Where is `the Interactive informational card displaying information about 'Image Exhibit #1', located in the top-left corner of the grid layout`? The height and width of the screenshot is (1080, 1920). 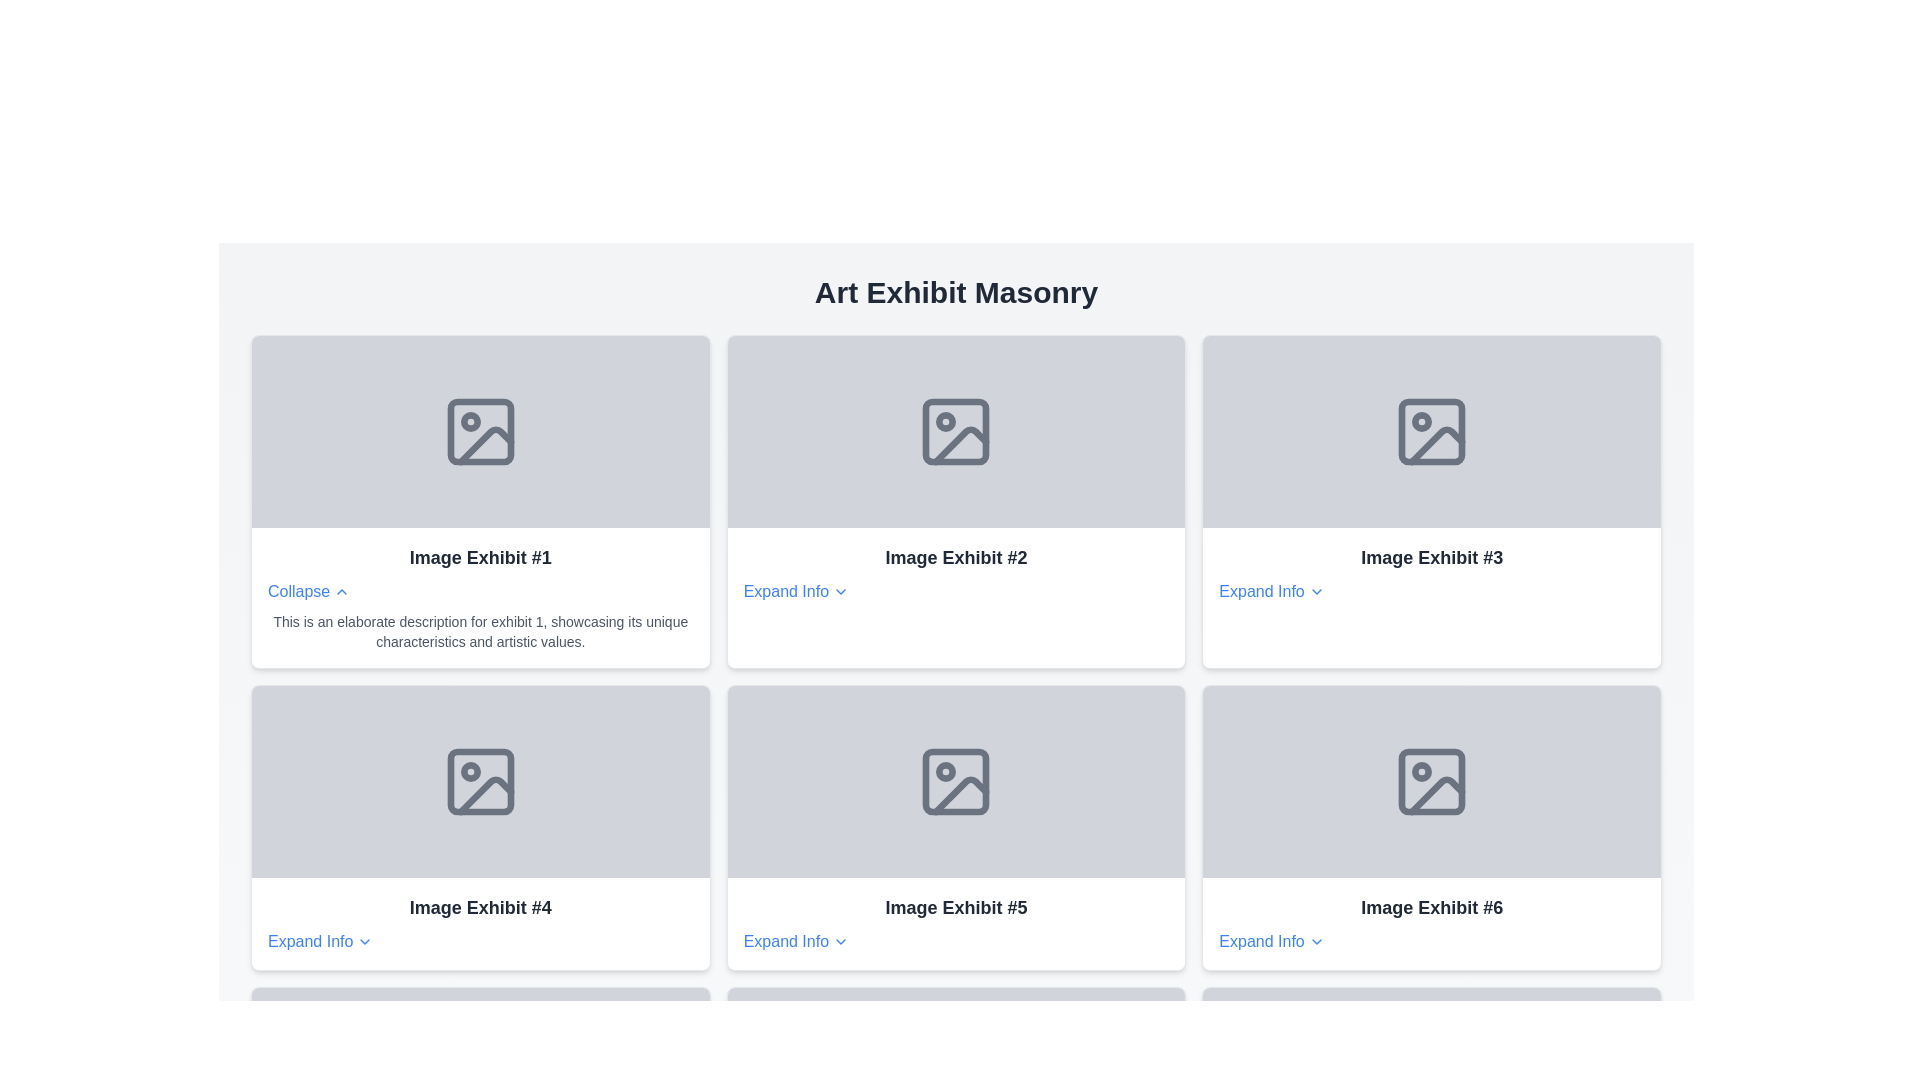
the Interactive informational card displaying information about 'Image Exhibit #1', located in the top-left corner of the grid layout is located at coordinates (480, 500).